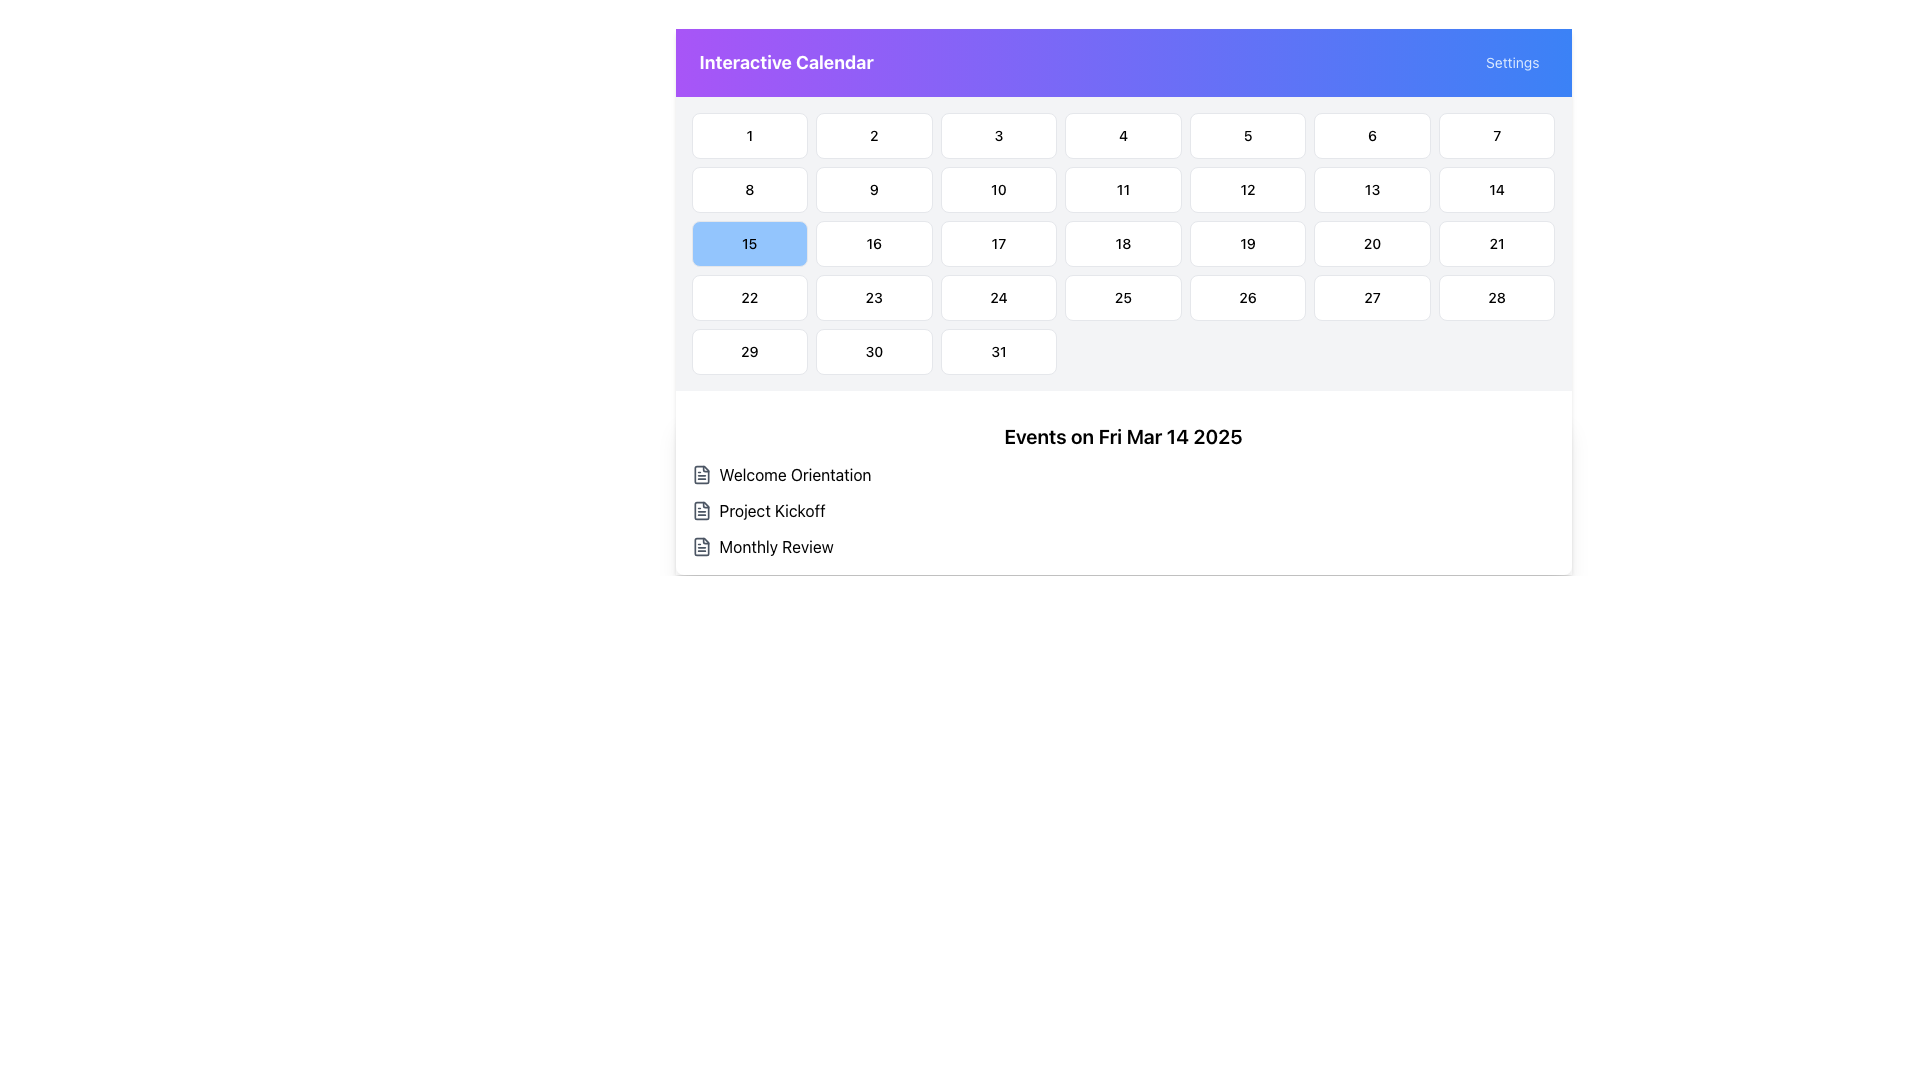  Describe the element at coordinates (1247, 297) in the screenshot. I see `the Text label representing a specific day in the calendar layout located in the fourth row and sixth column of a seven-column grid, surrounded by '25' and '27'` at that location.